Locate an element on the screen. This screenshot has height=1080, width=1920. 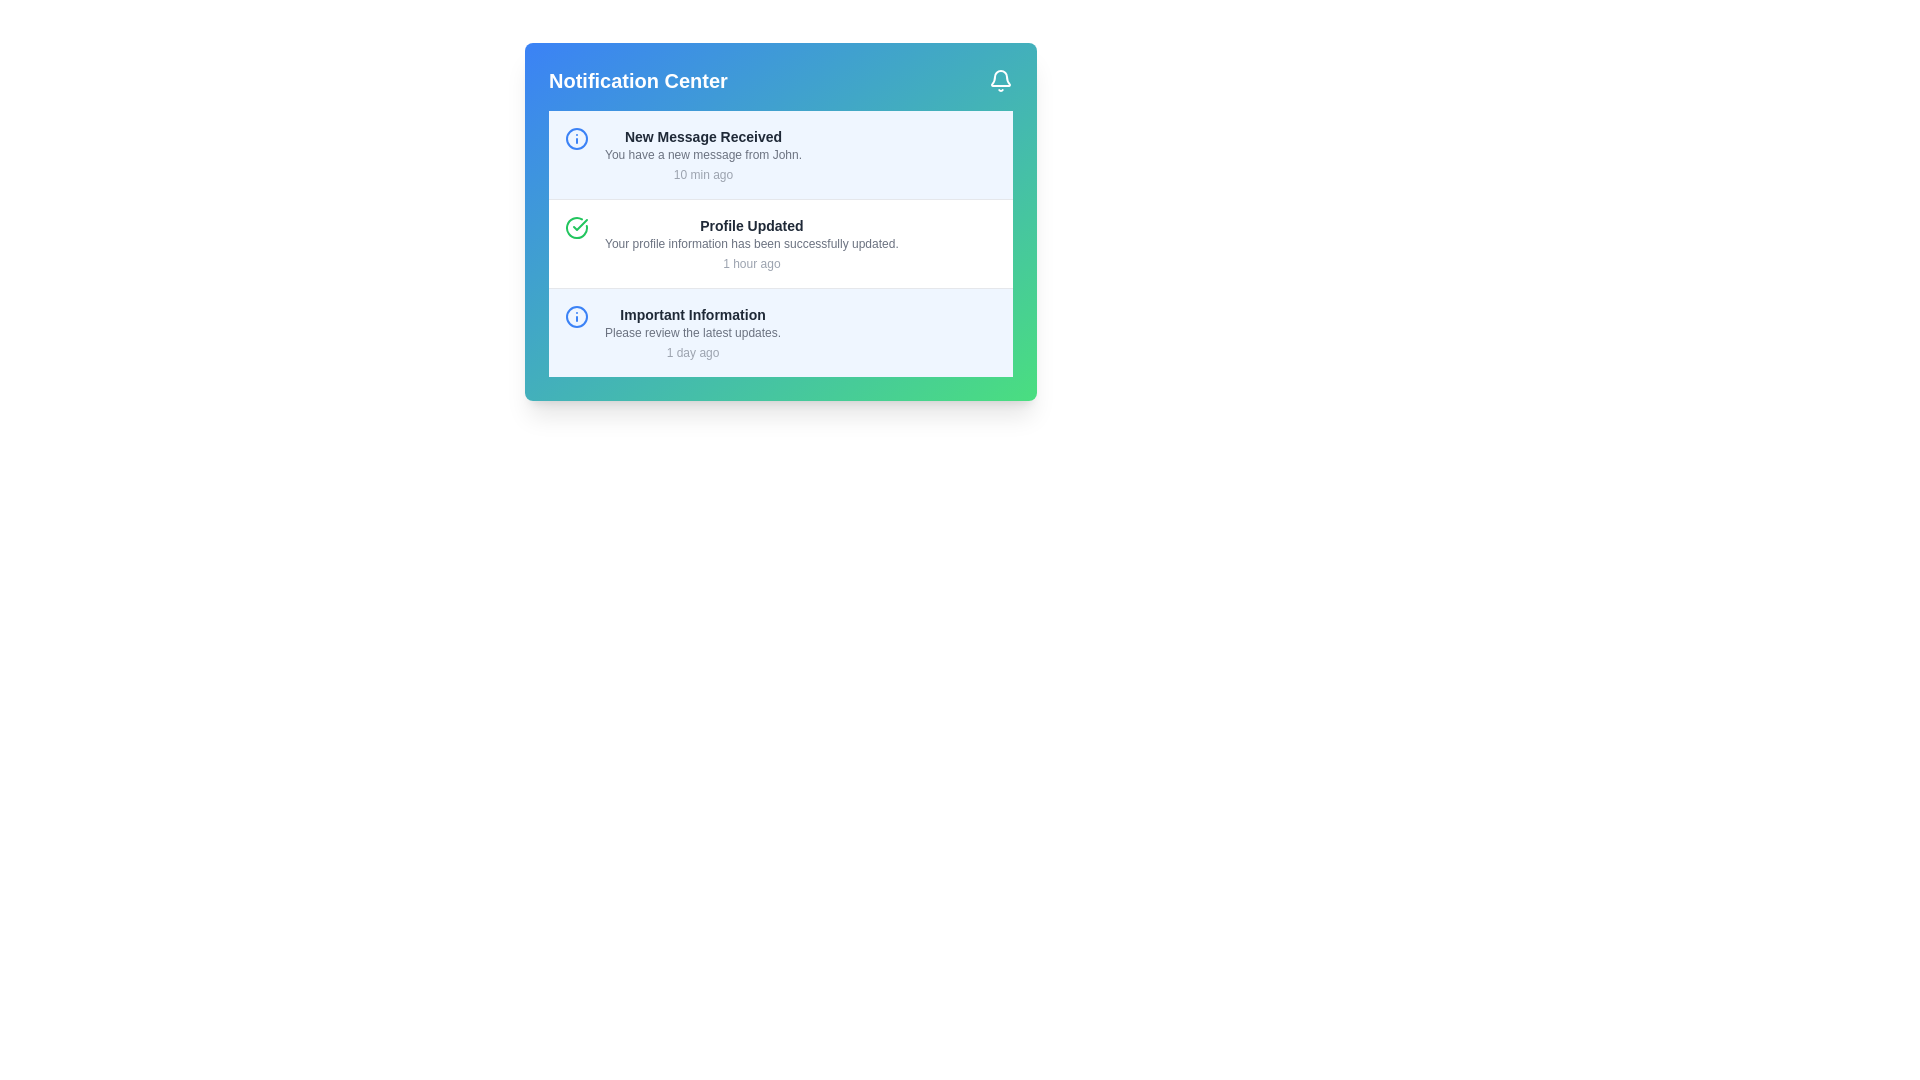
the first Notification Item in the Notification Center to read the new message content is located at coordinates (703, 153).